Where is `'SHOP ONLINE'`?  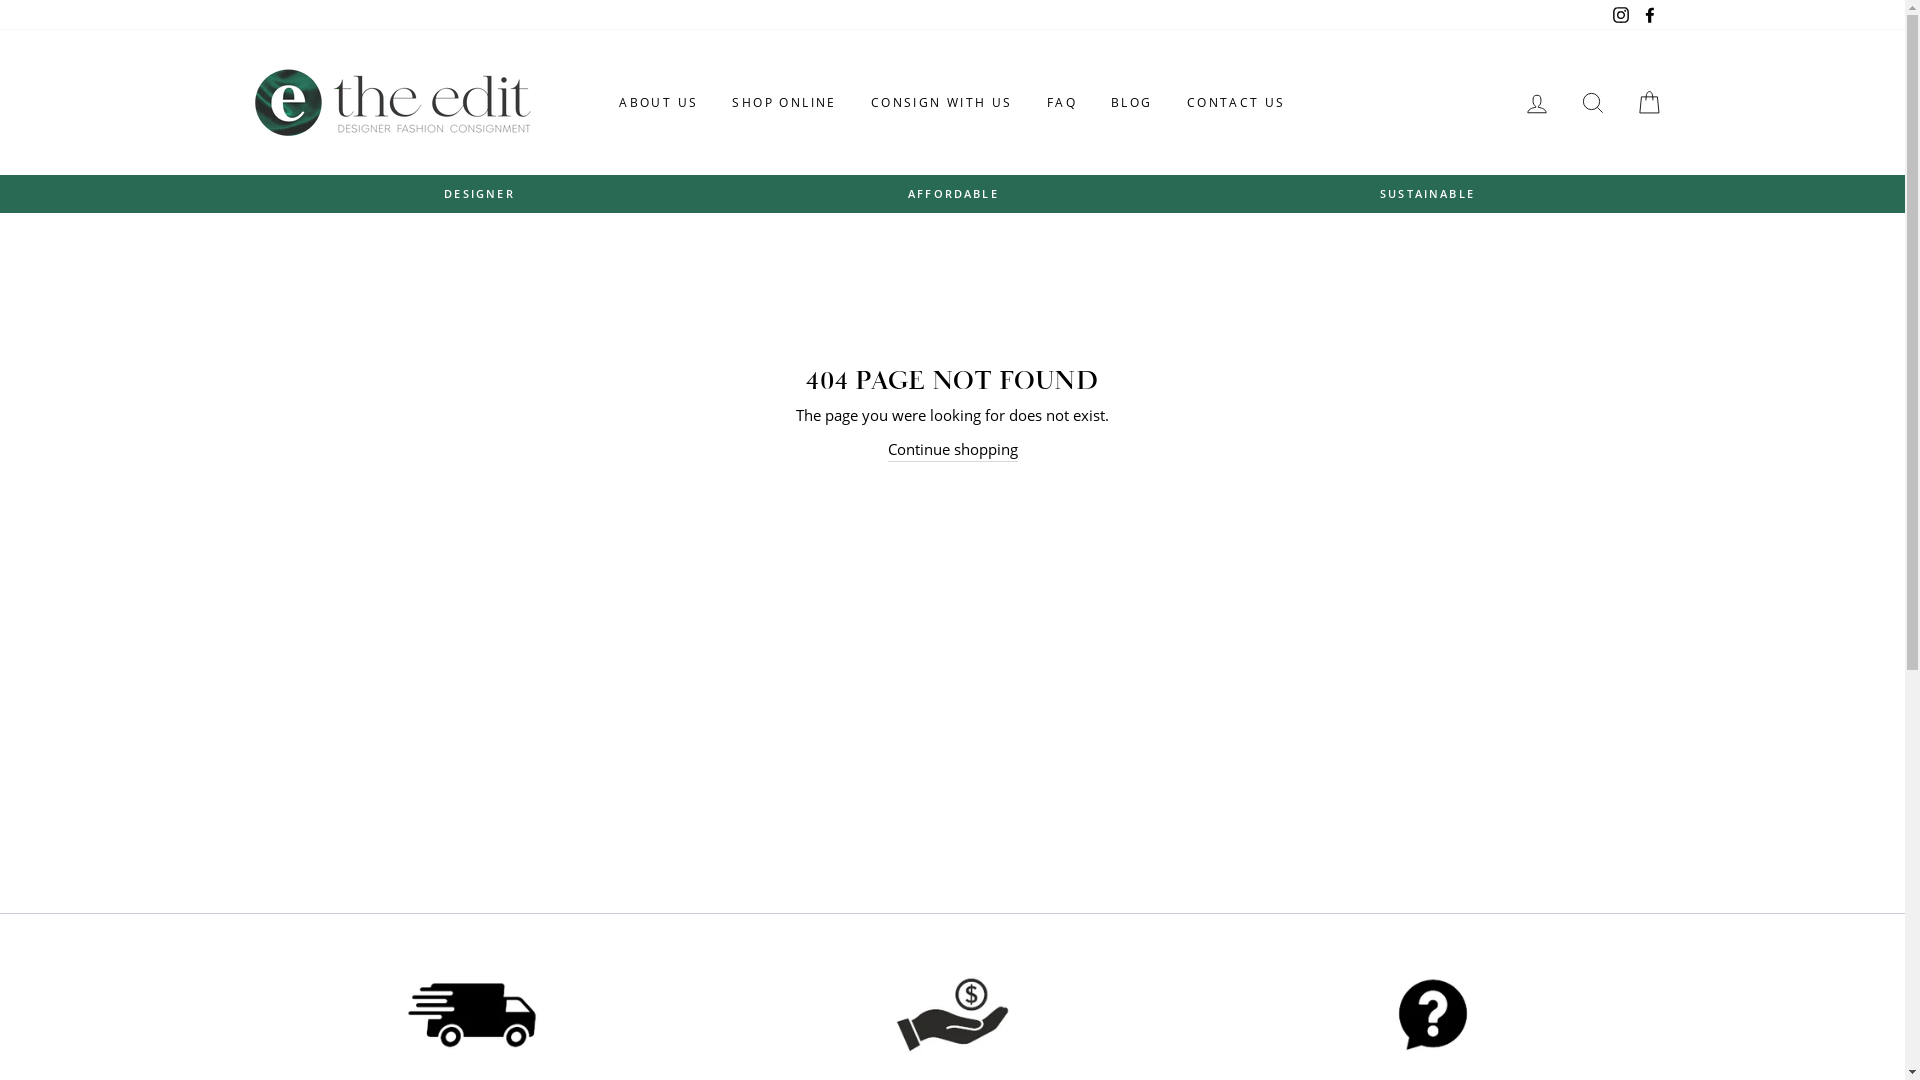 'SHOP ONLINE' is located at coordinates (782, 103).